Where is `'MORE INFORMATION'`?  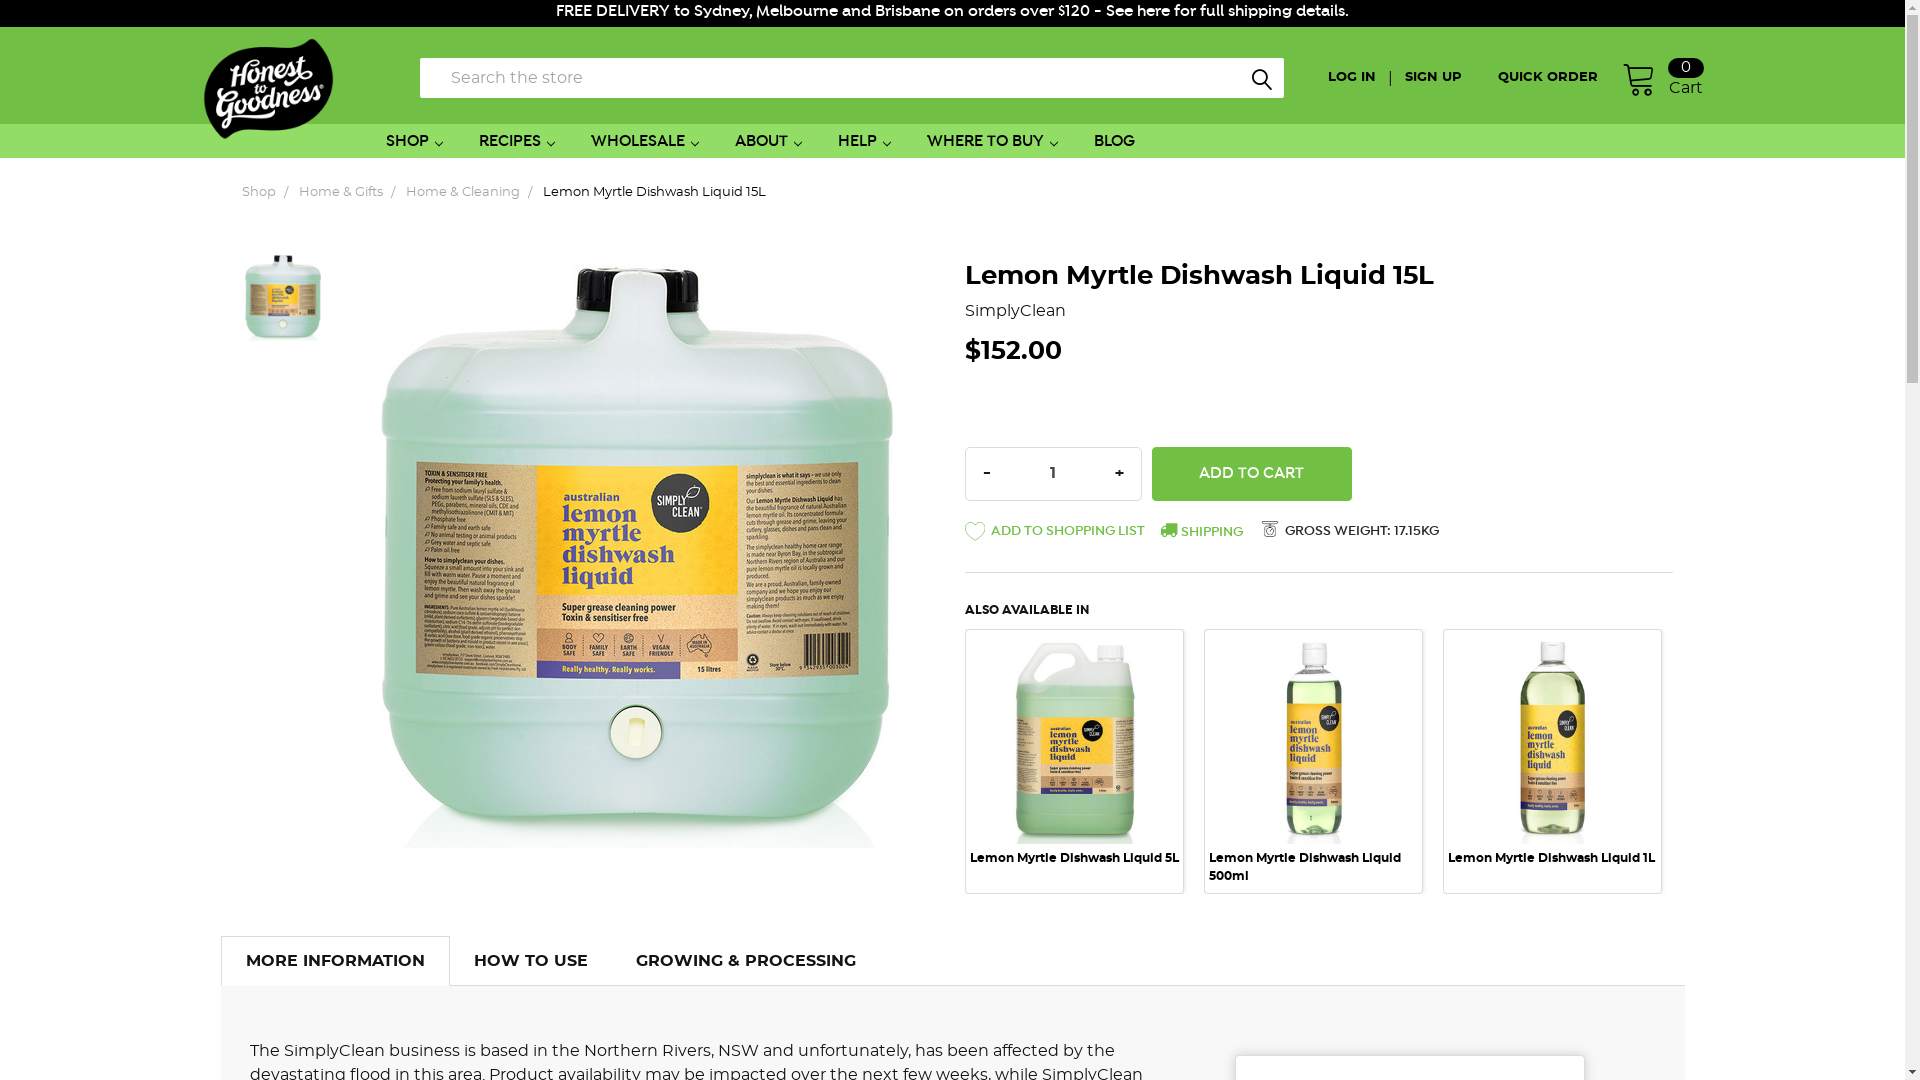
'MORE INFORMATION' is located at coordinates (335, 959).